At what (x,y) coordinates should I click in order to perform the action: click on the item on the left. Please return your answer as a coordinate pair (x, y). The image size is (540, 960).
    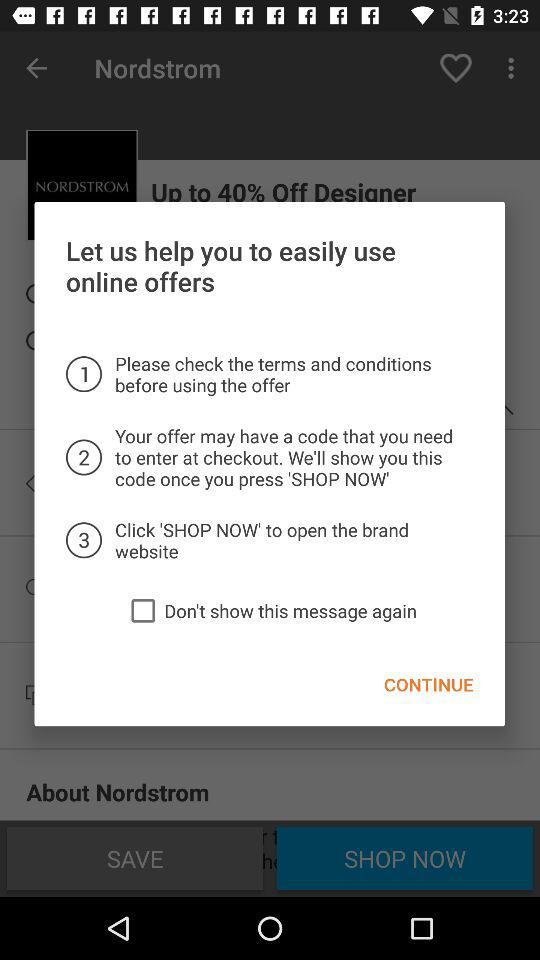
    Looking at the image, I should click on (142, 609).